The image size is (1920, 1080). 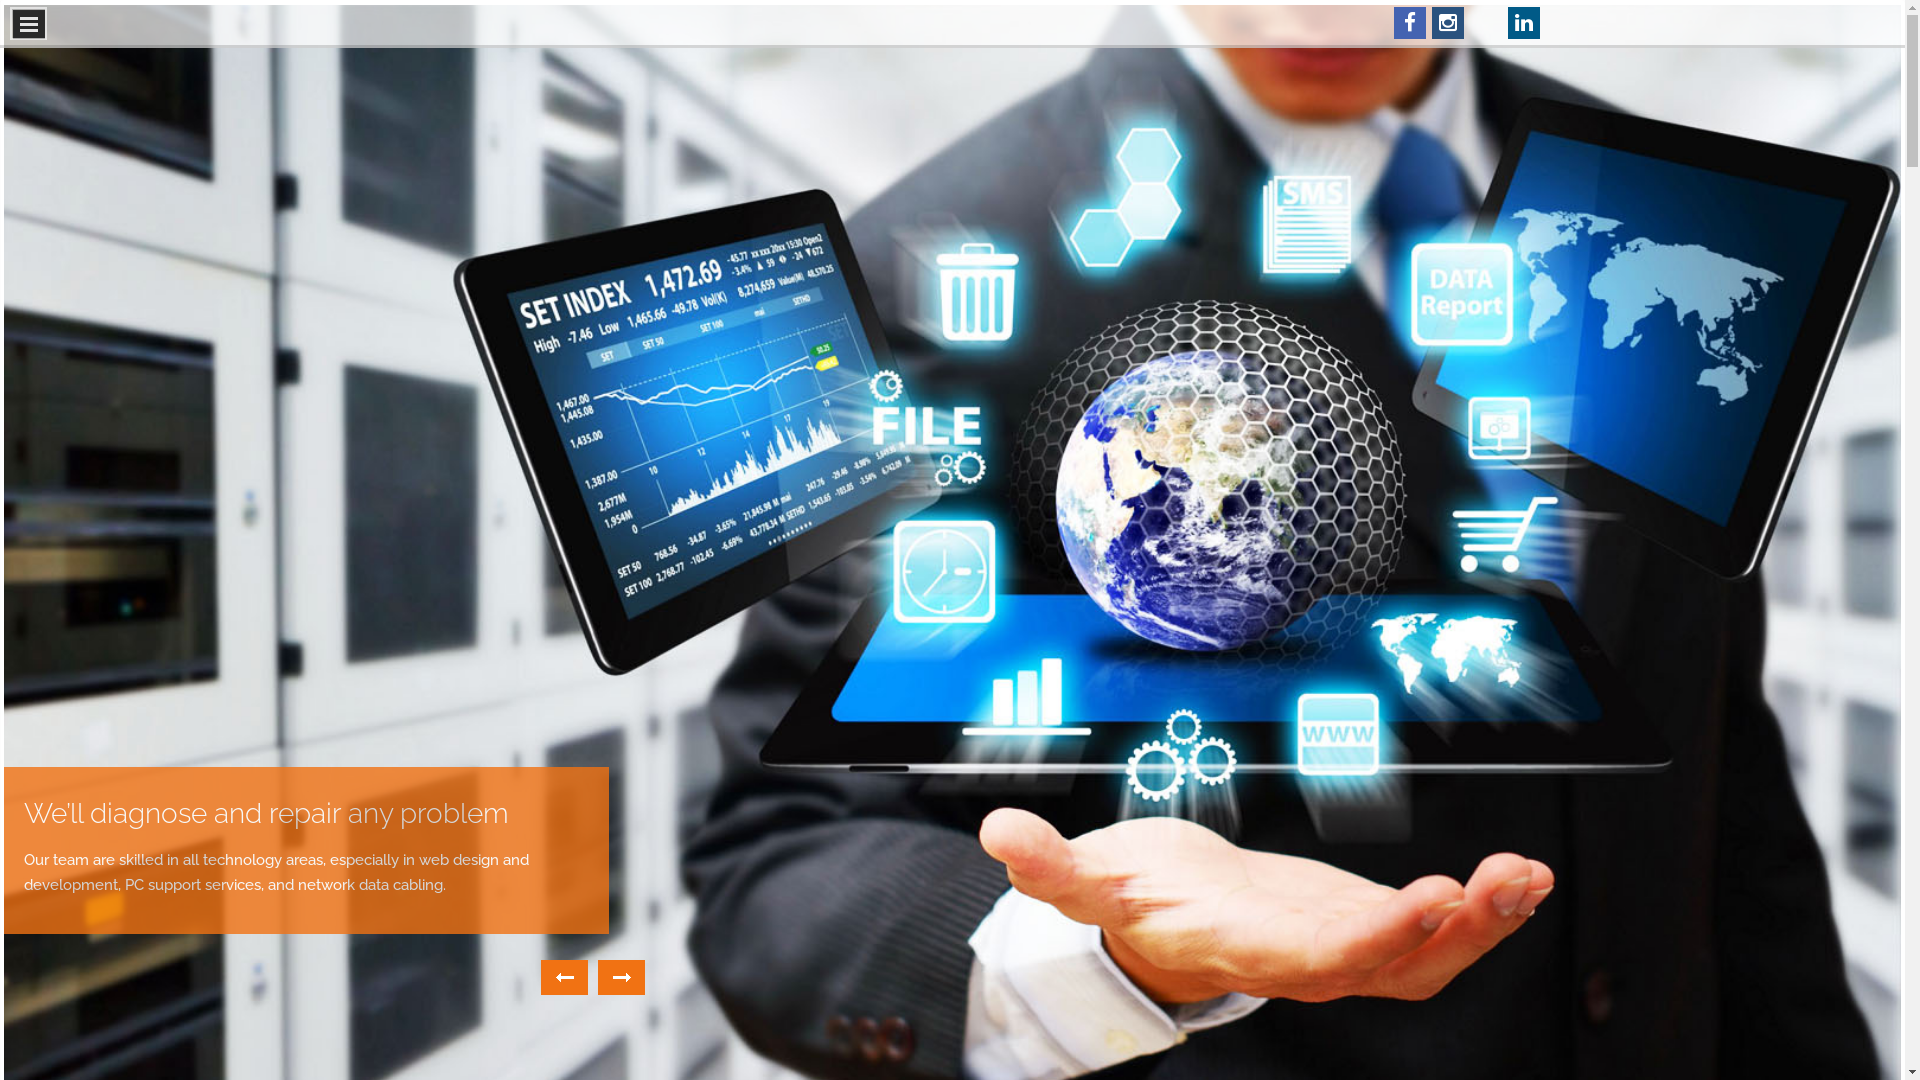 I want to click on 'Facebook', so click(x=1409, y=23).